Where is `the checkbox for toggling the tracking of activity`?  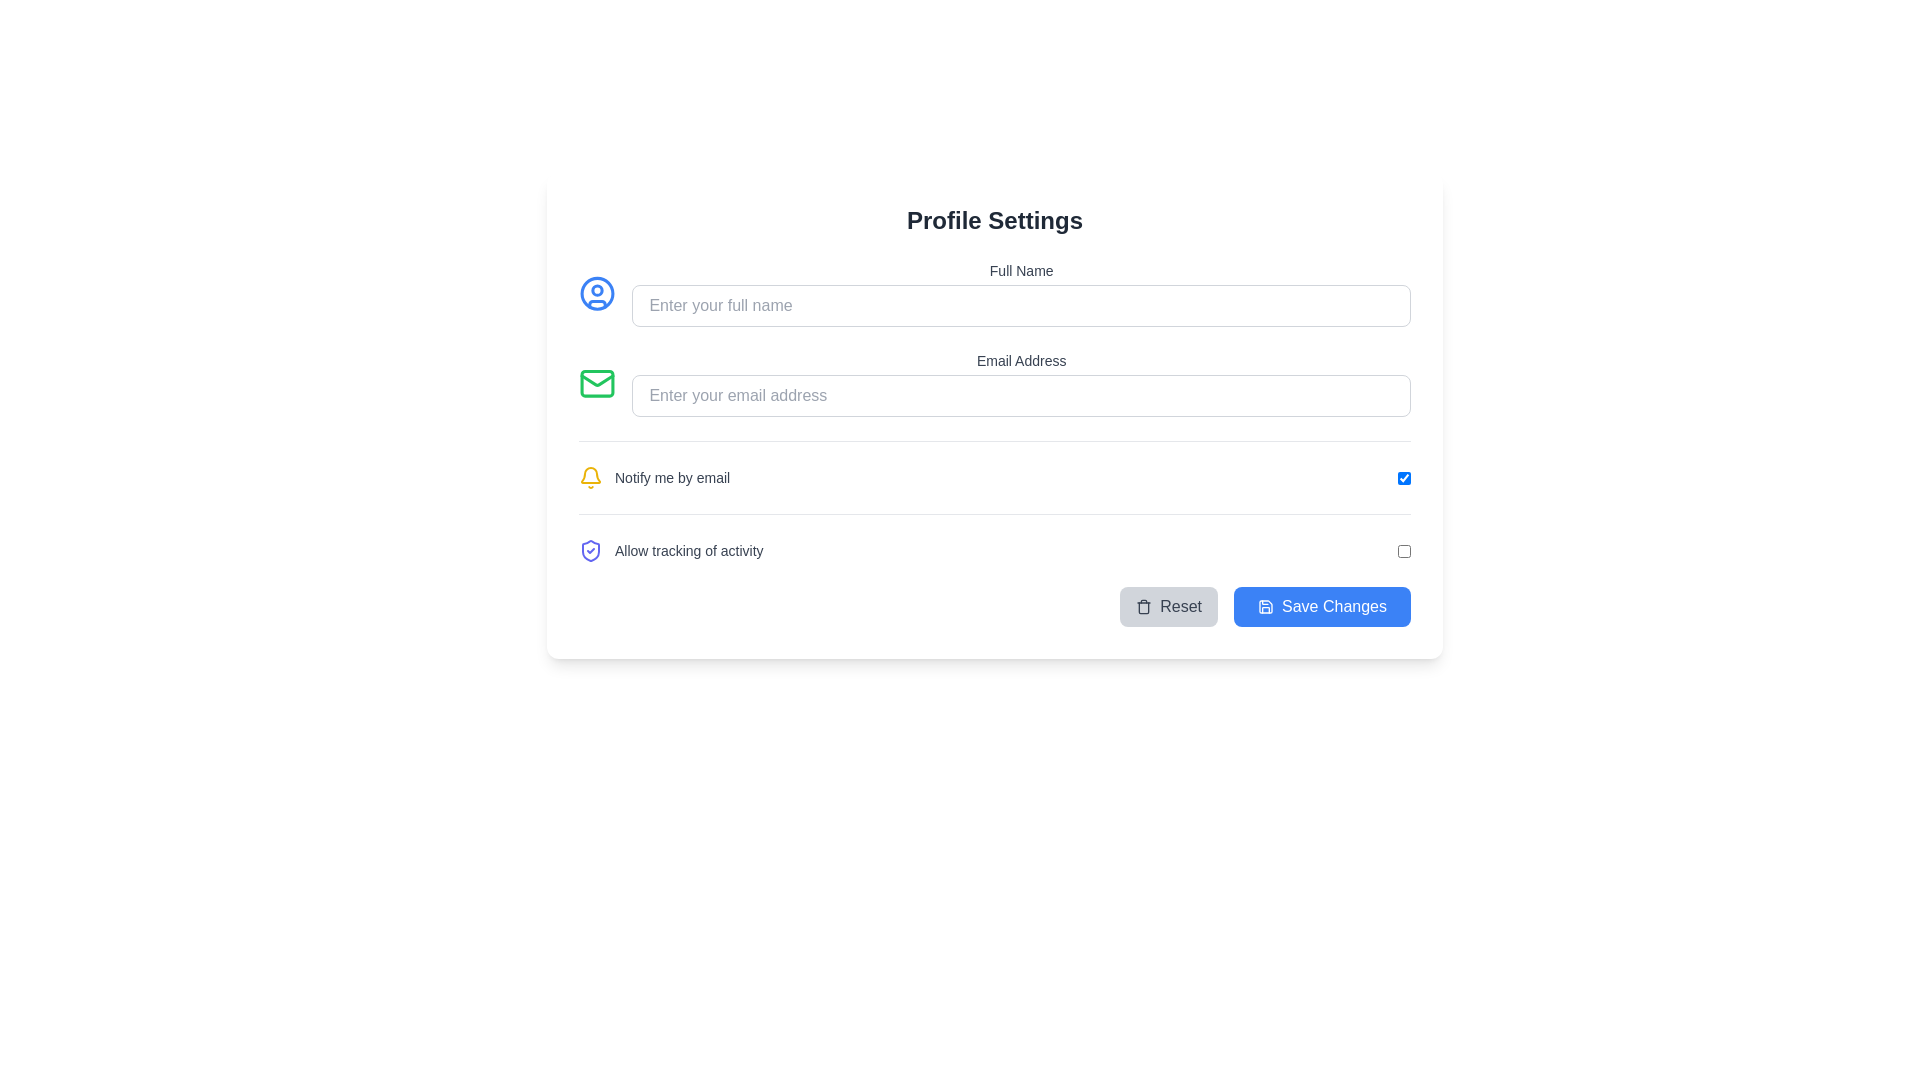
the checkbox for toggling the tracking of activity is located at coordinates (1403, 551).